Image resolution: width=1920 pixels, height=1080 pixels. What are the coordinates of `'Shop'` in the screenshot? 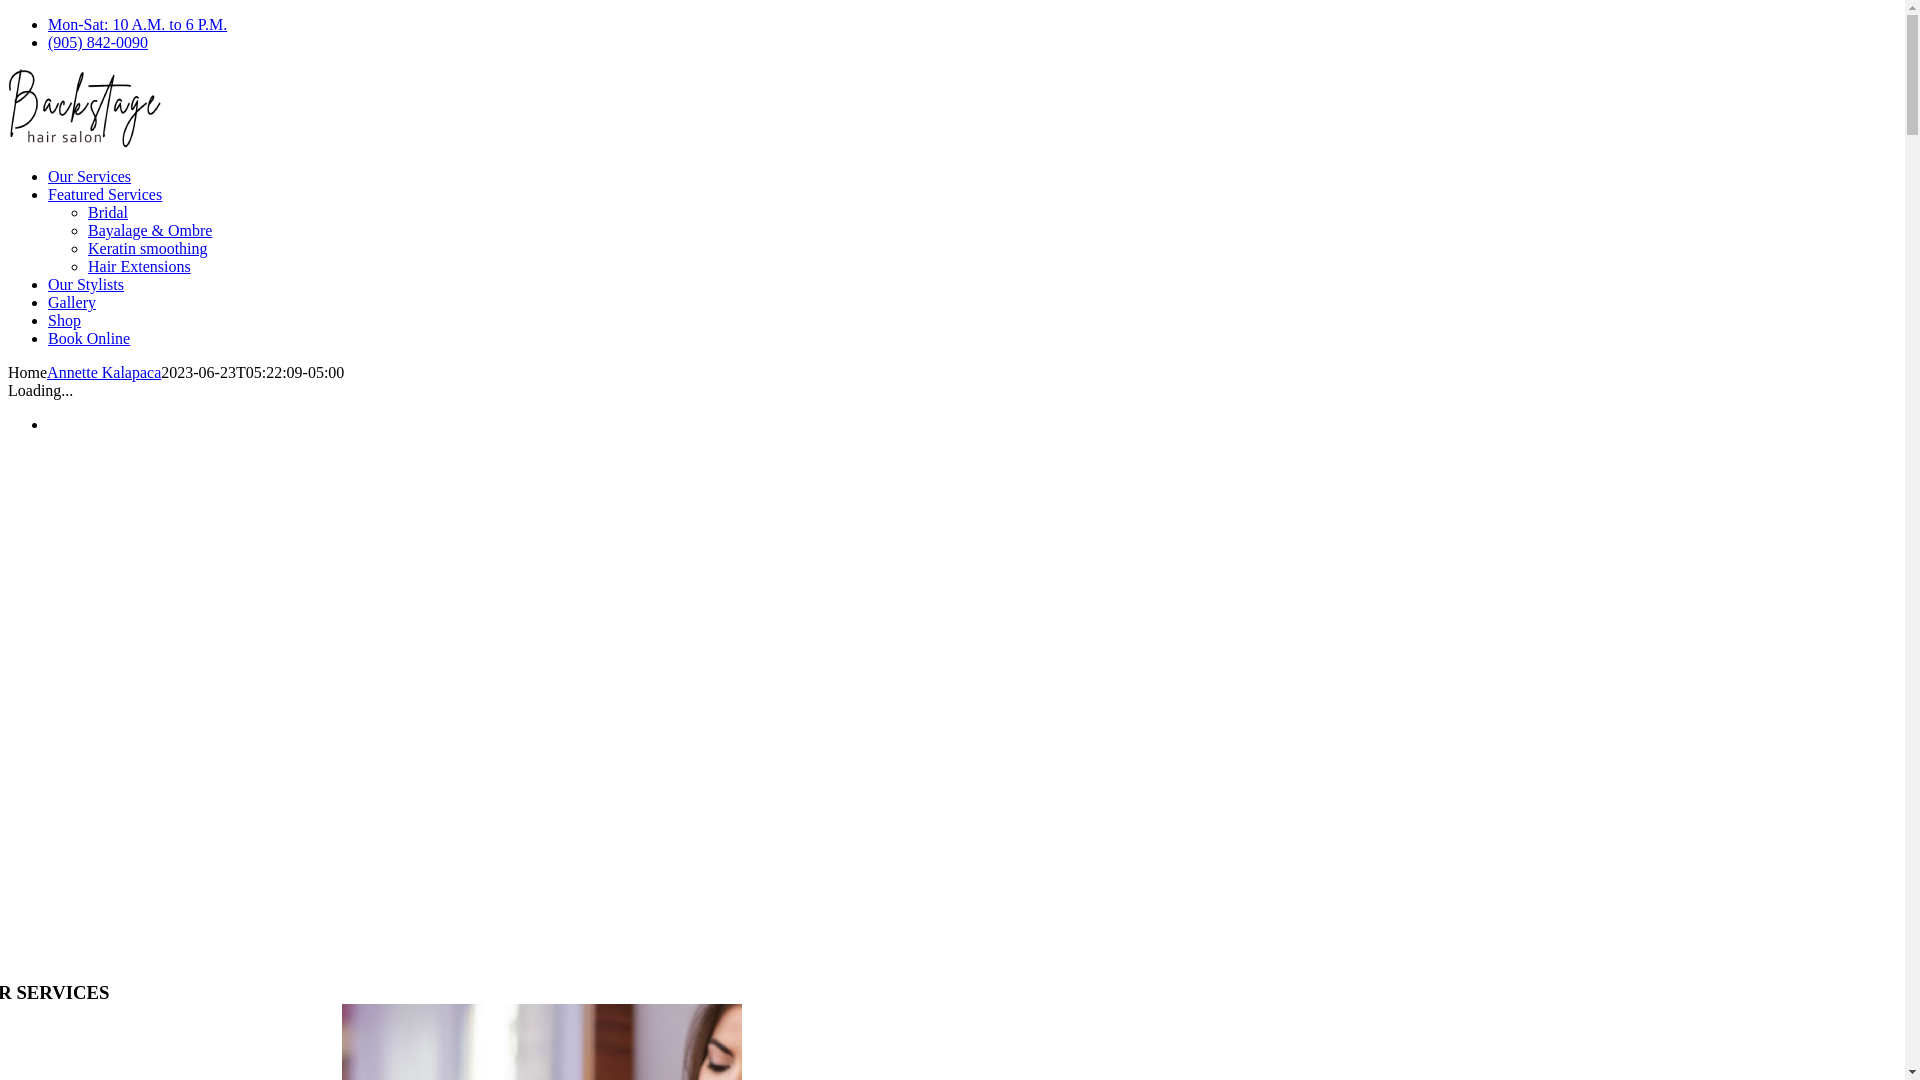 It's located at (64, 319).